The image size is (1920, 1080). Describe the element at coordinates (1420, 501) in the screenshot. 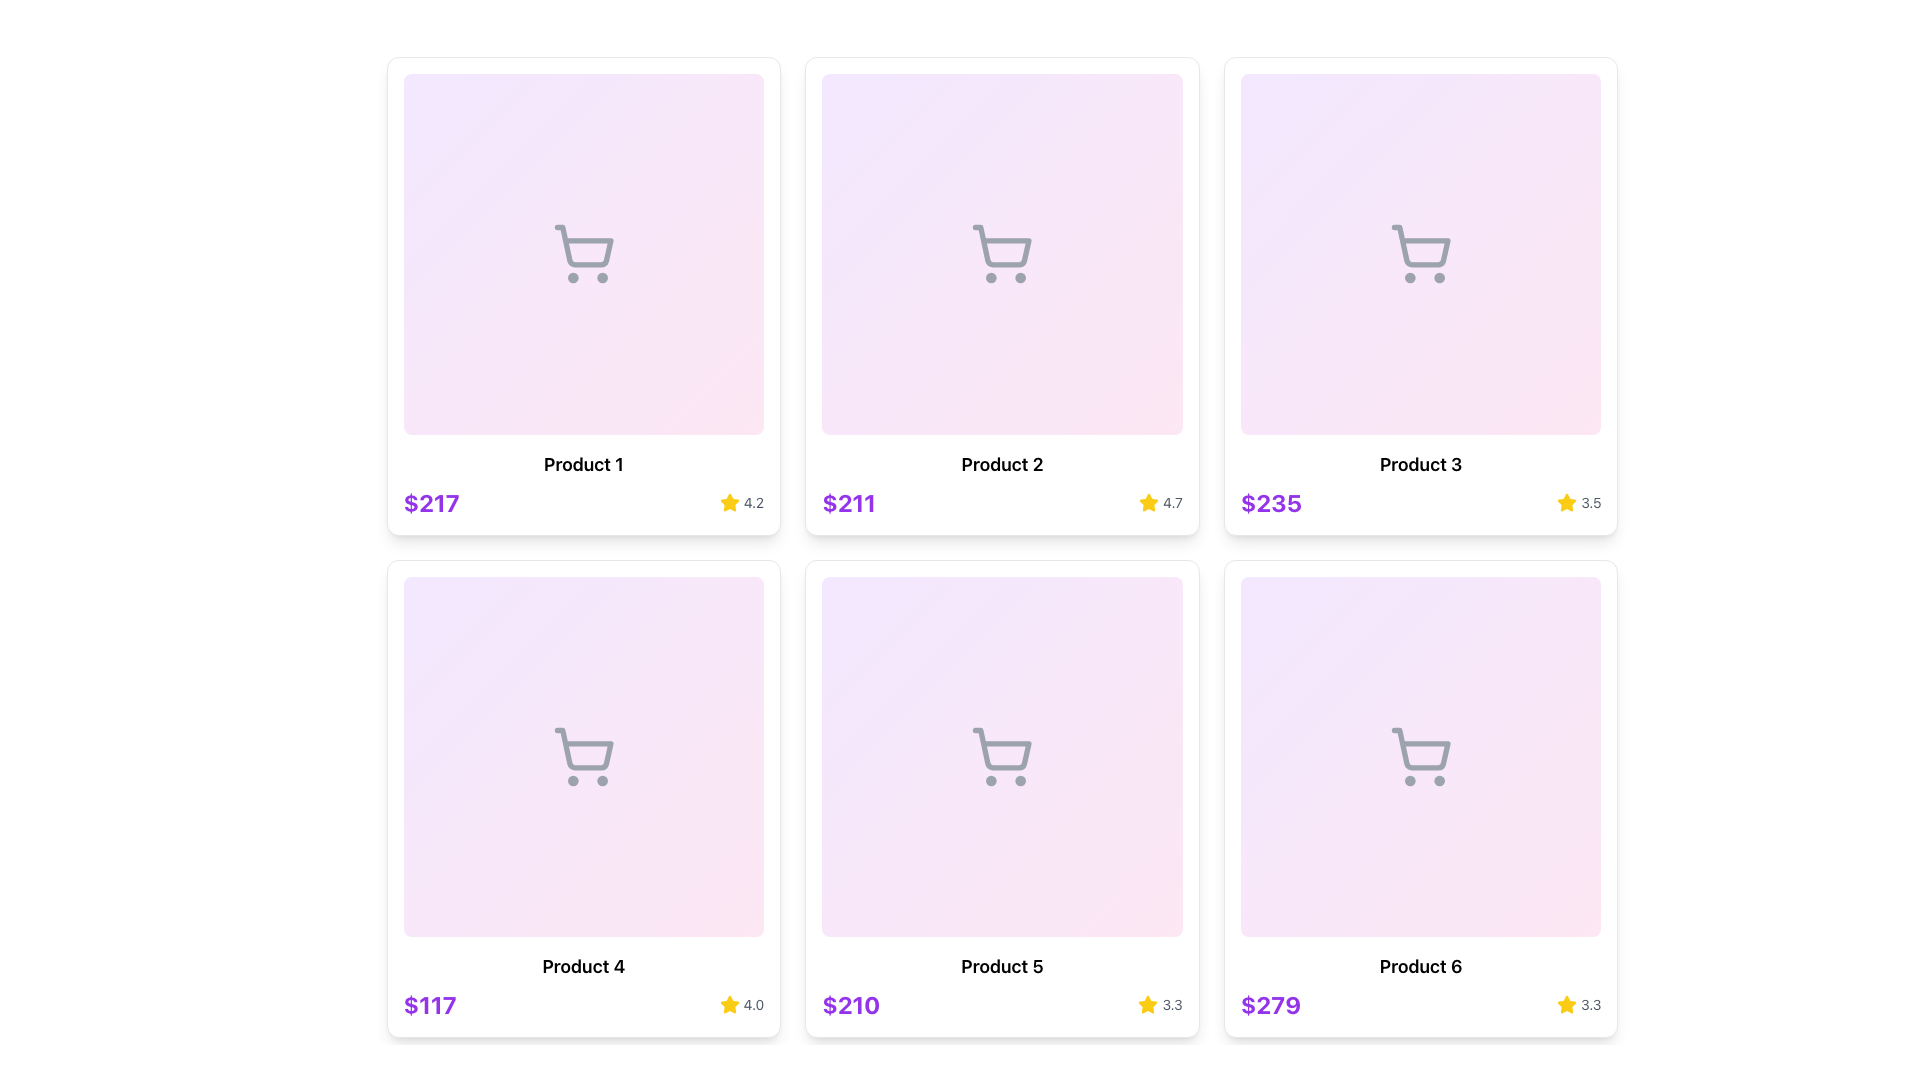

I see `price and rating details from the Composite display element located at the bottom section of the card labeled 'Product 3', which is the third card from the left in the top row` at that location.